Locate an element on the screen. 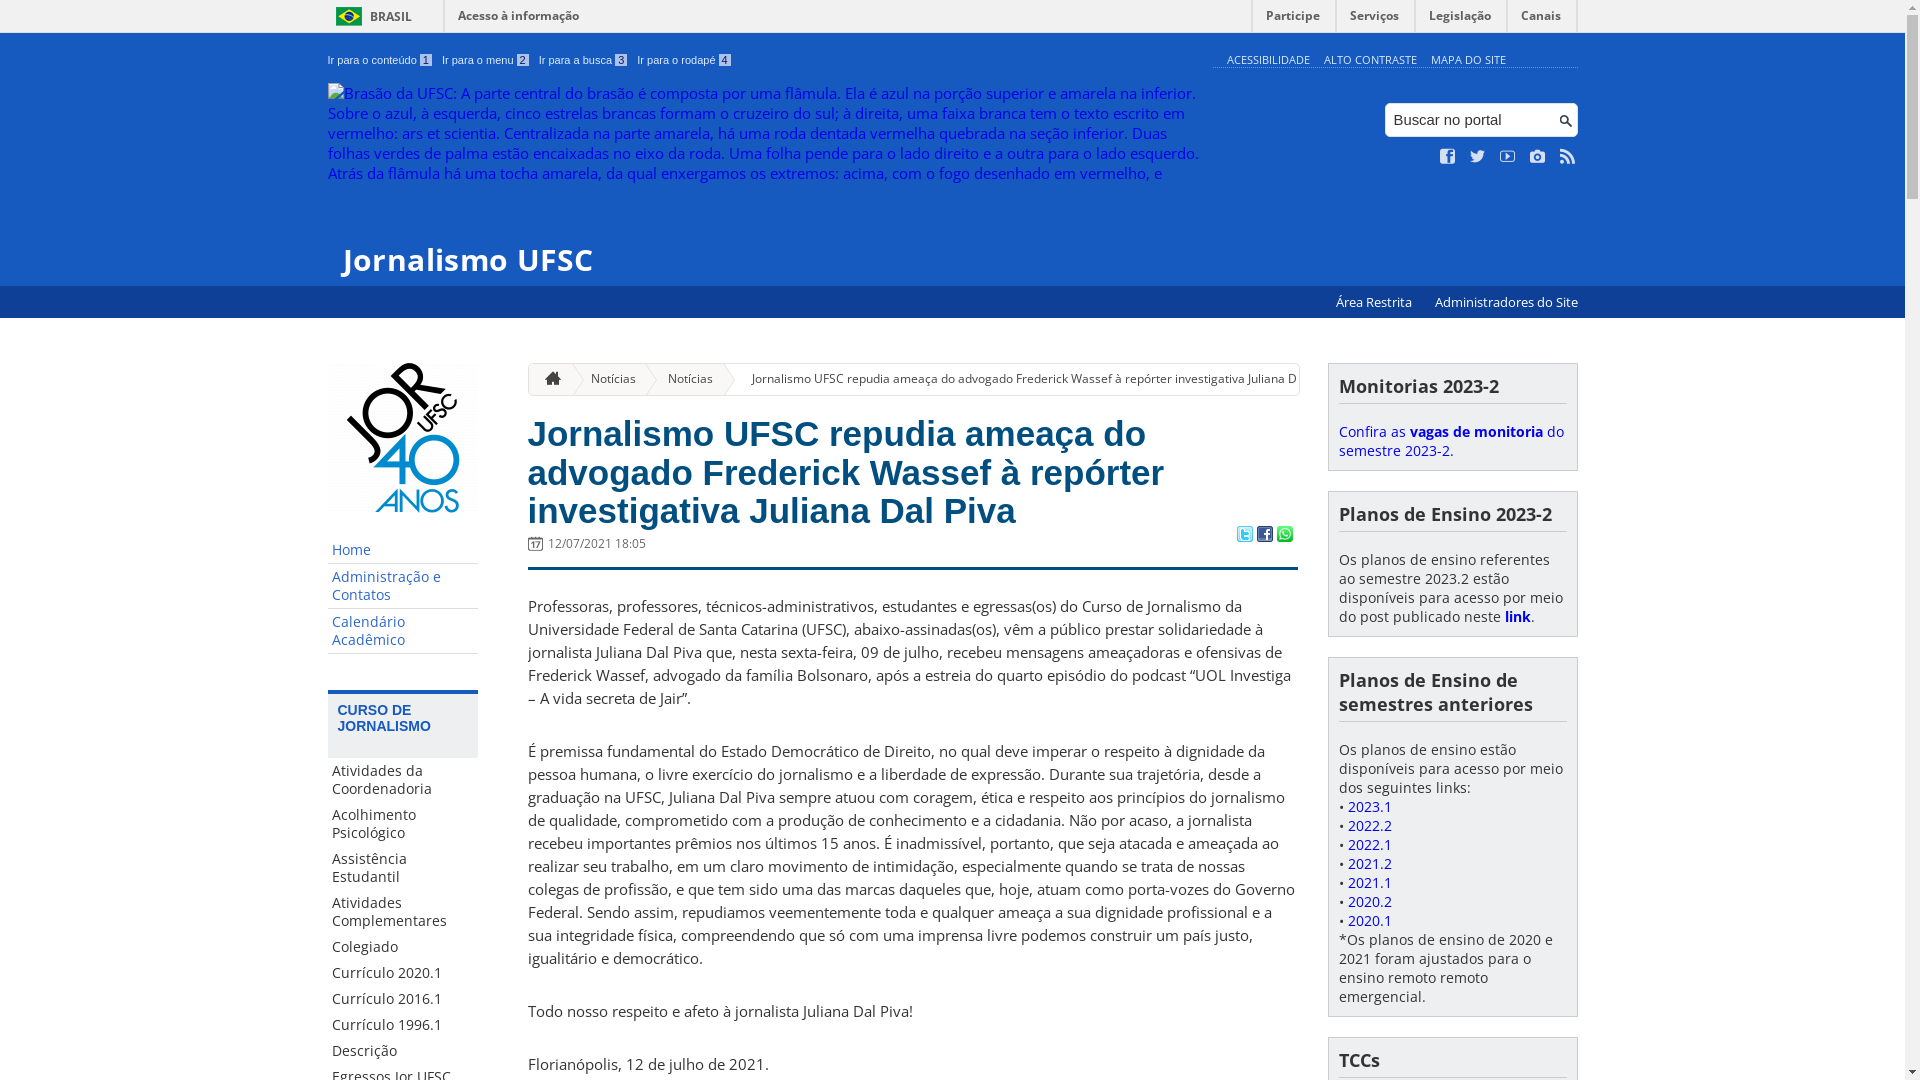 The height and width of the screenshot is (1080, 1920). '2020.1' is located at coordinates (1348, 920).